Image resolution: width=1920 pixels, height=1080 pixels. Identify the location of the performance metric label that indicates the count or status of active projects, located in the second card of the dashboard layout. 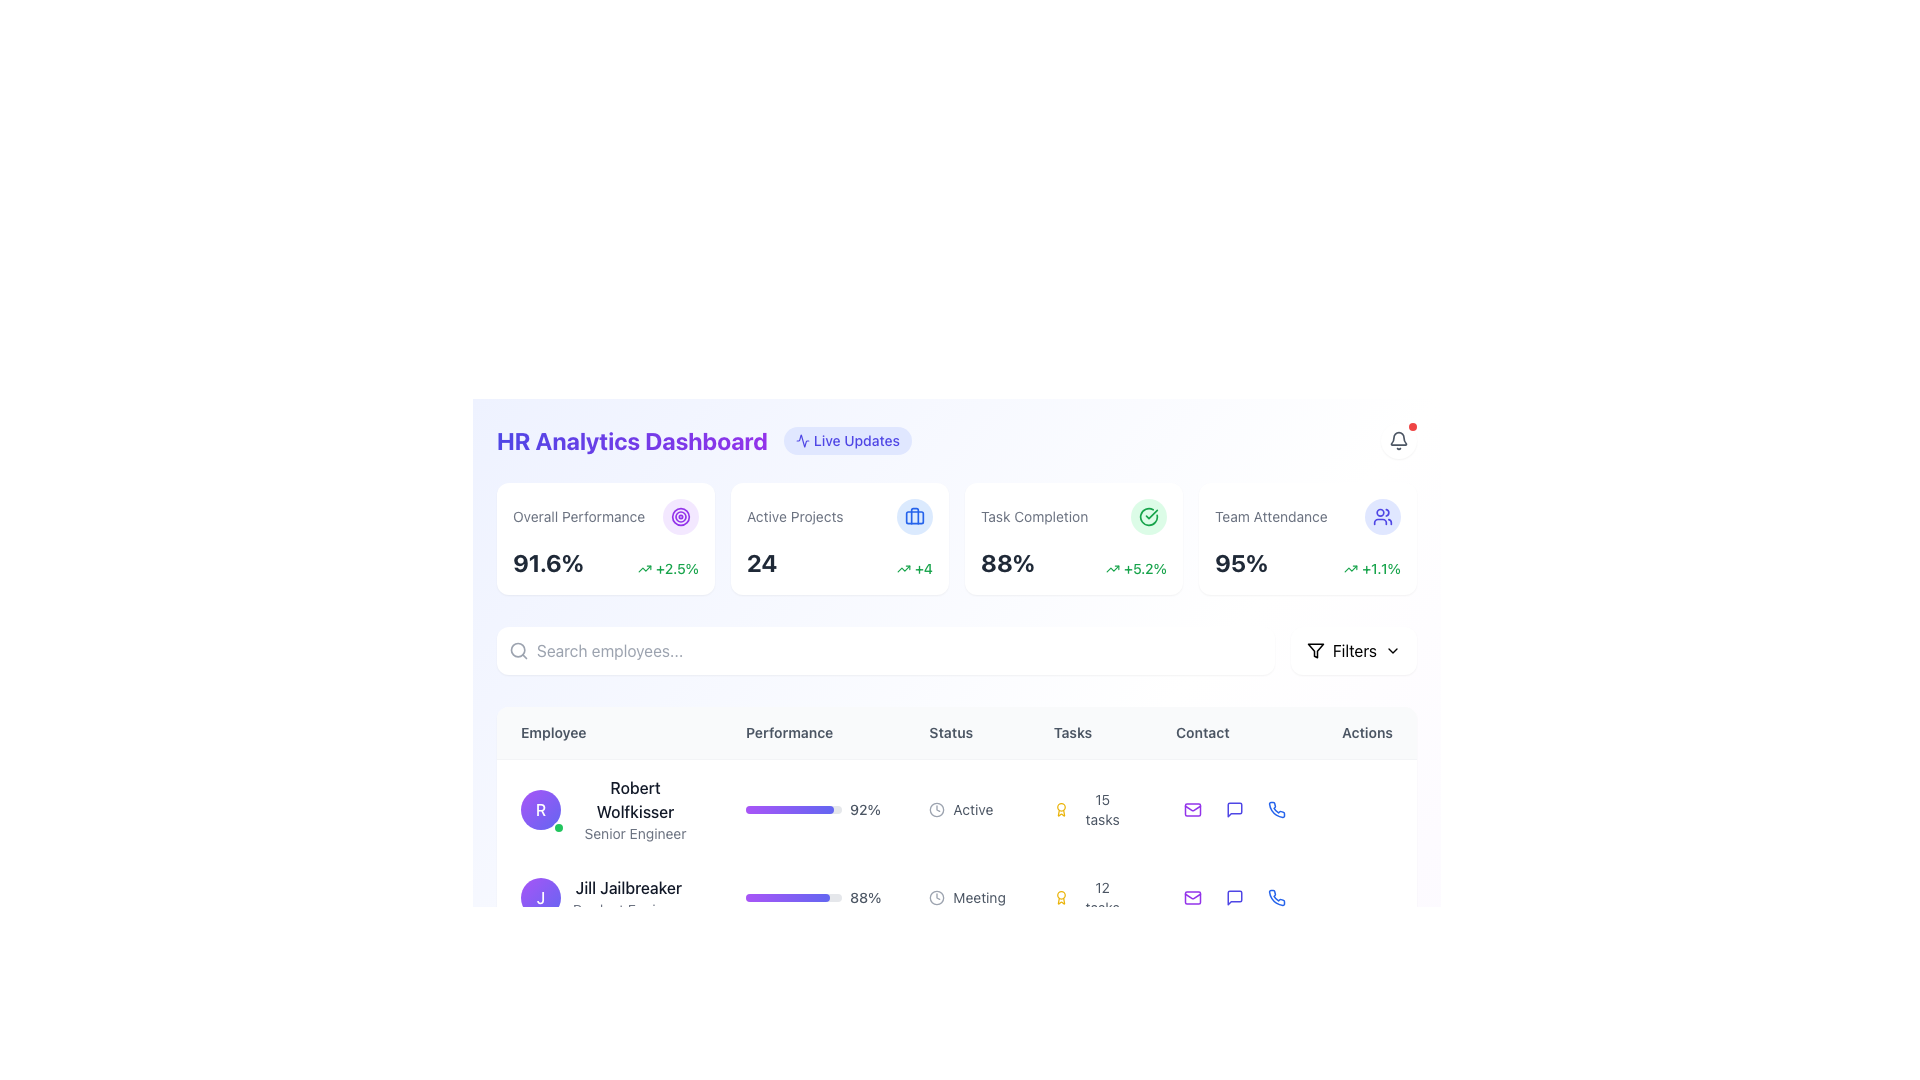
(794, 515).